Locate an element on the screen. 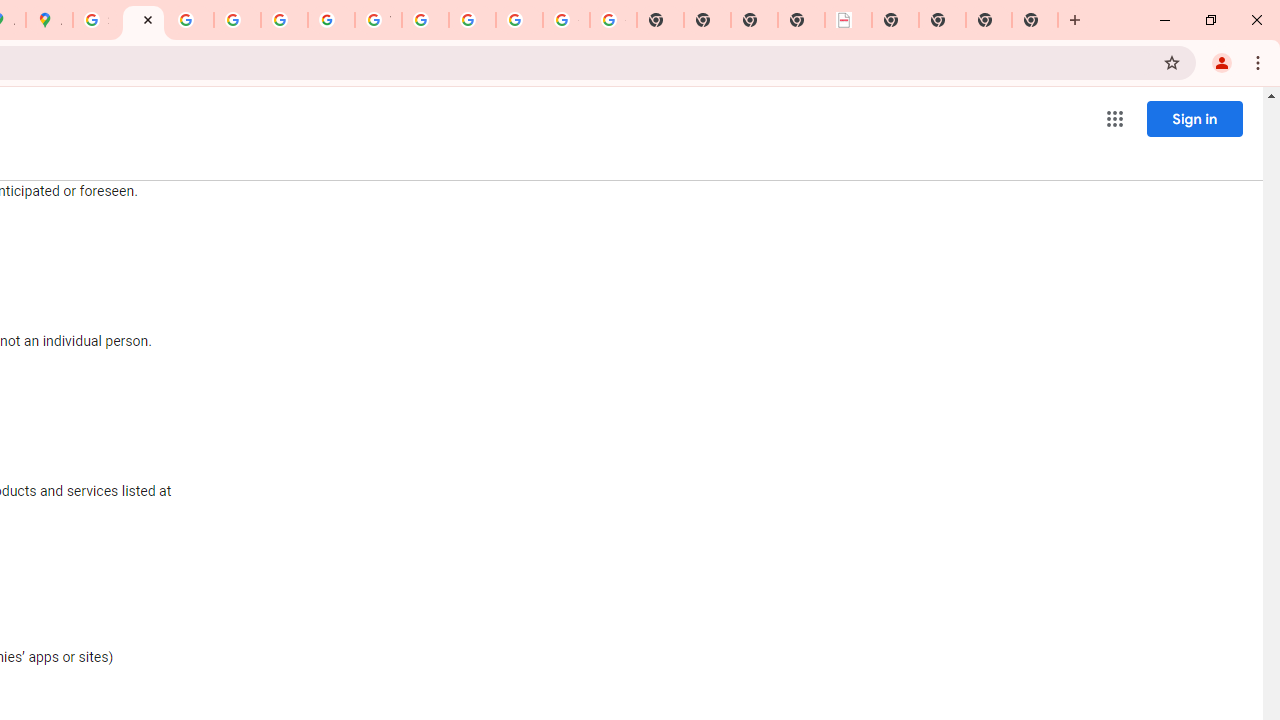 The width and height of the screenshot is (1280, 720). 'Privacy Help Center - Policies Help' is located at coordinates (190, 20).